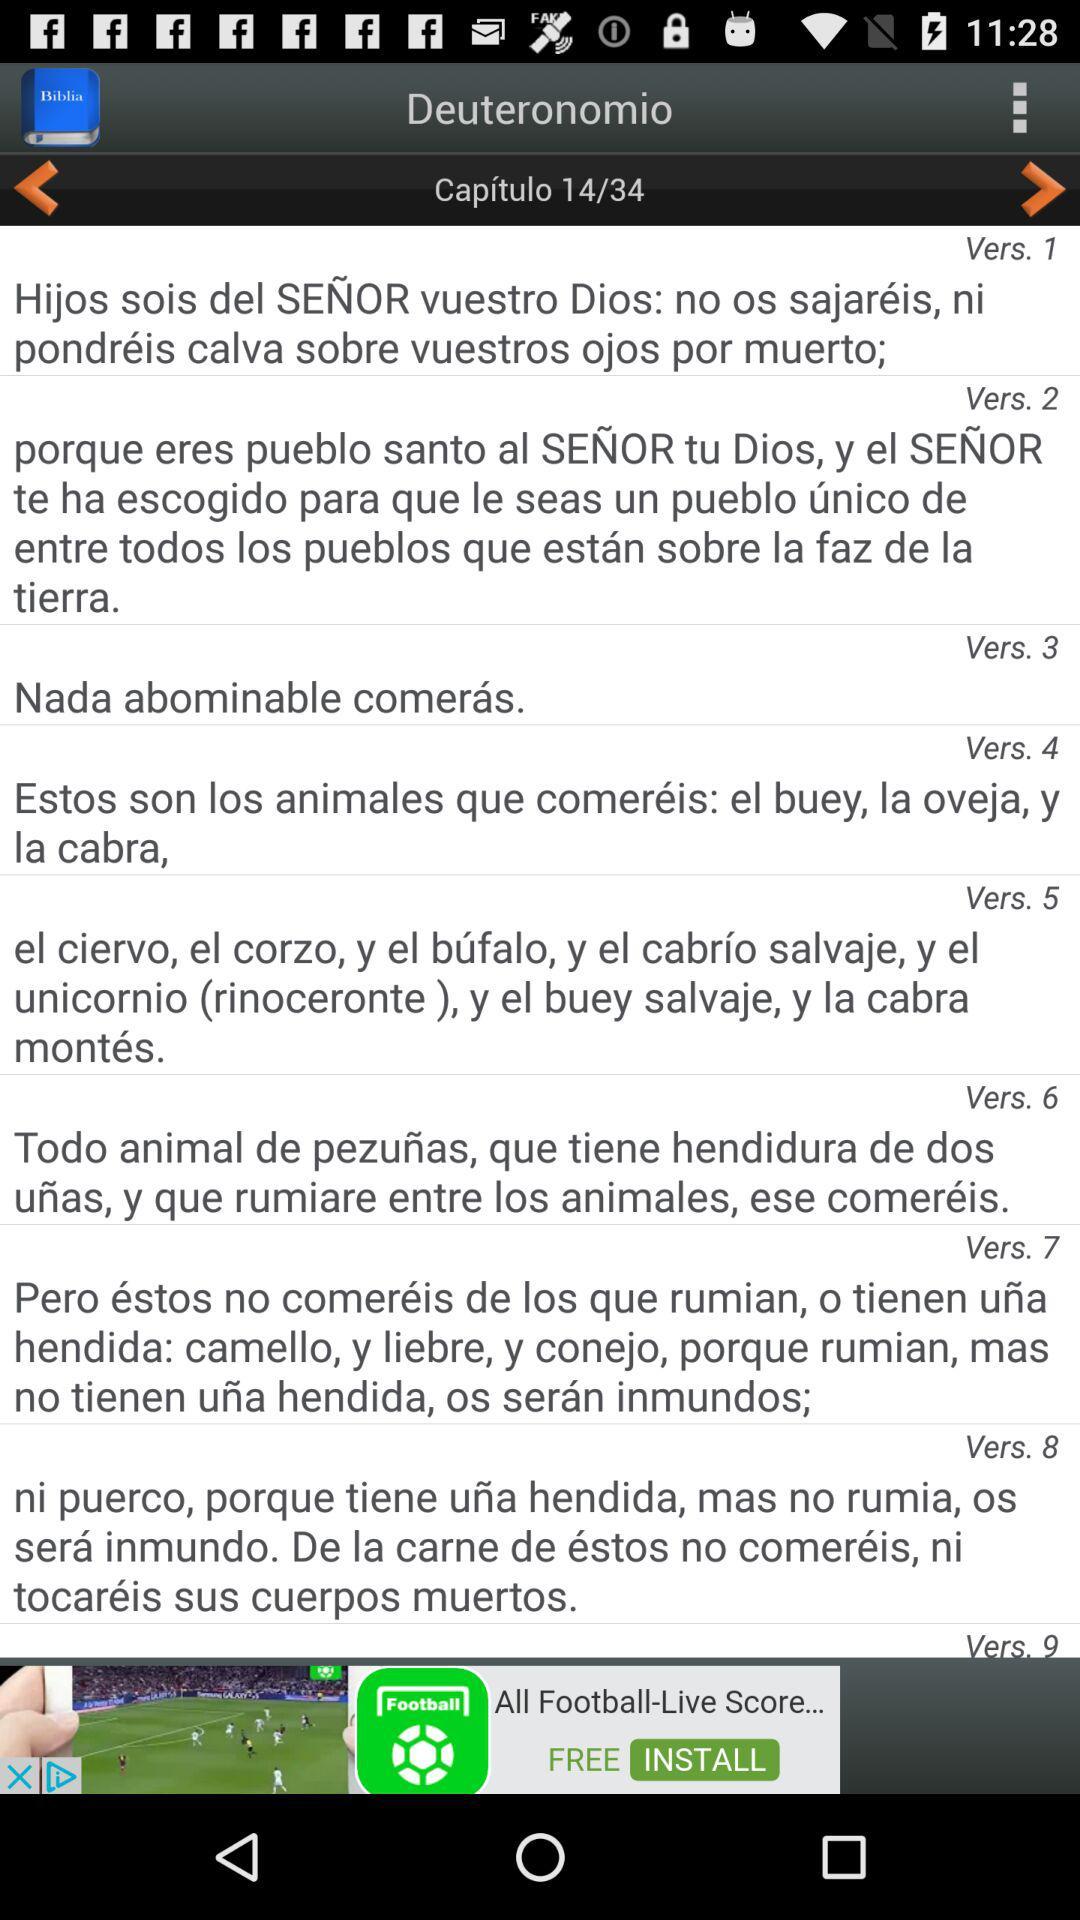  Describe the element at coordinates (36, 202) in the screenshot. I see `the arrow_backward icon` at that location.